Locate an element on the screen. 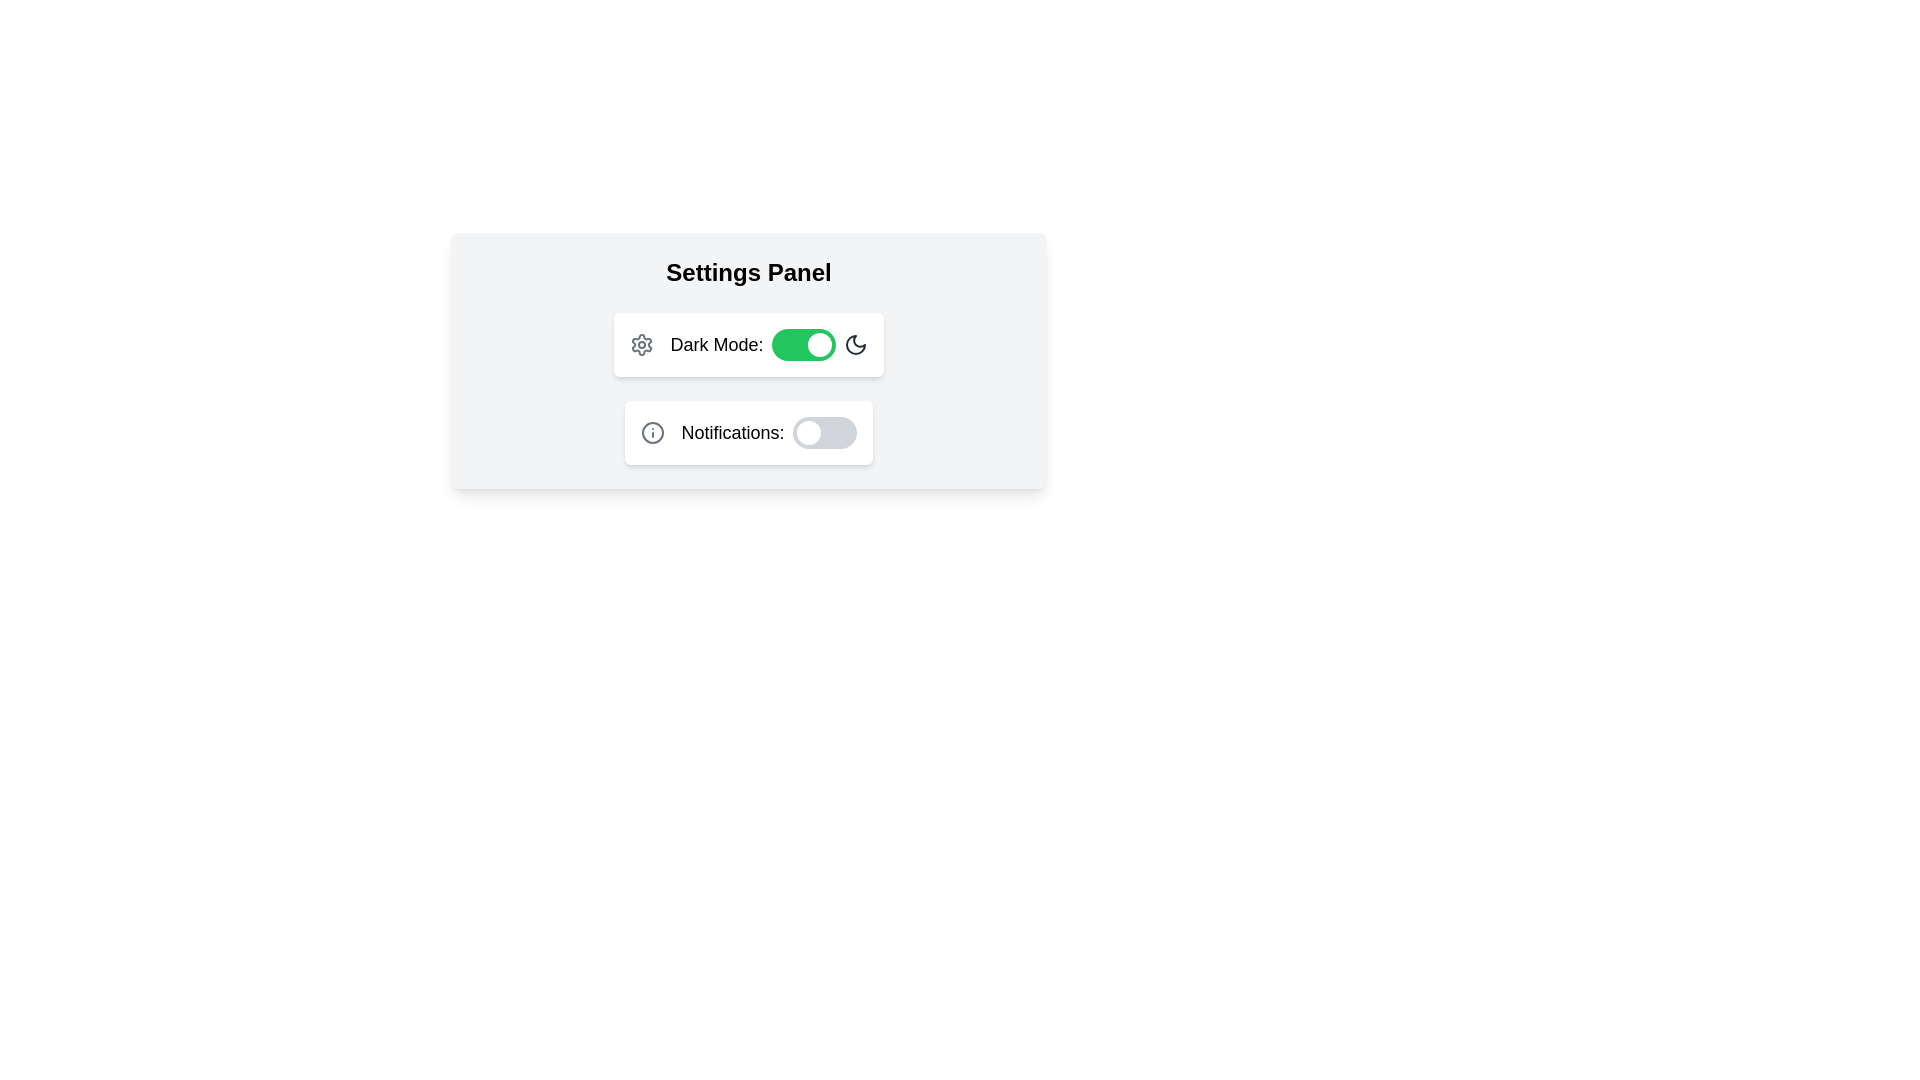  the 'Notifications:' text label that indicates the purpose of the adjacent toggle switch for notification settings is located at coordinates (767, 431).